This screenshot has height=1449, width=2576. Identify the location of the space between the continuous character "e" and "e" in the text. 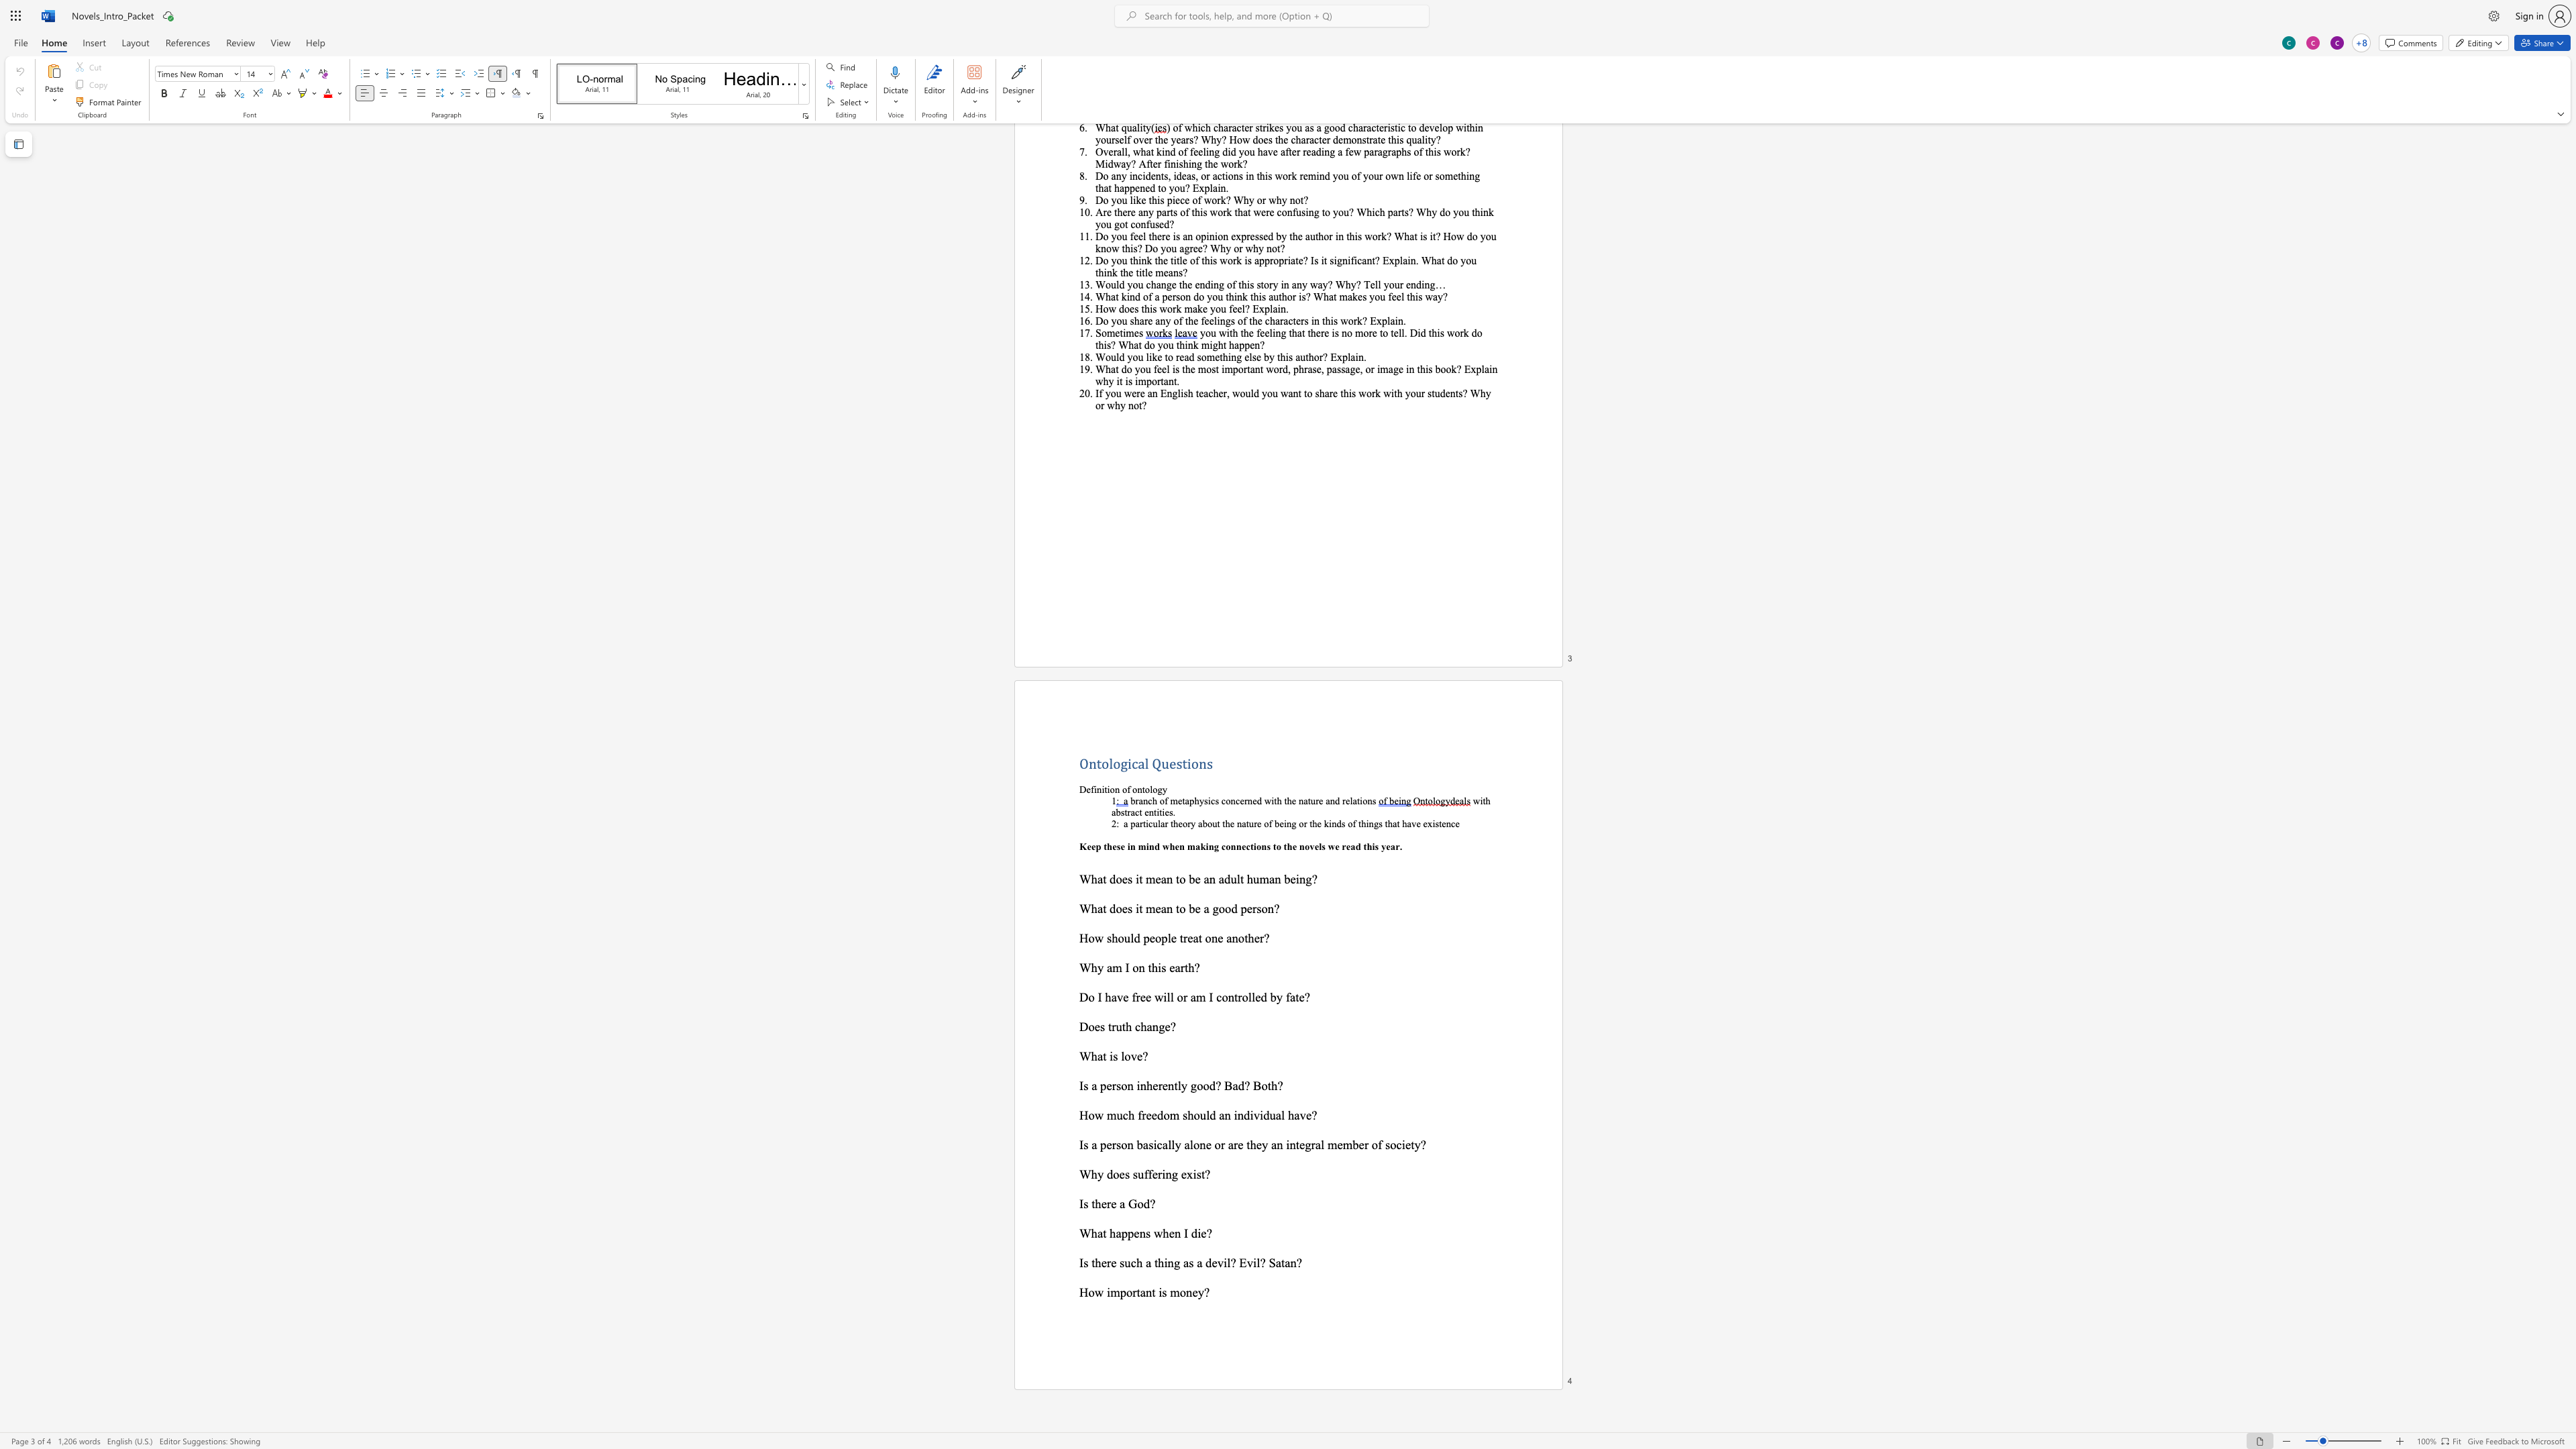
(1150, 1114).